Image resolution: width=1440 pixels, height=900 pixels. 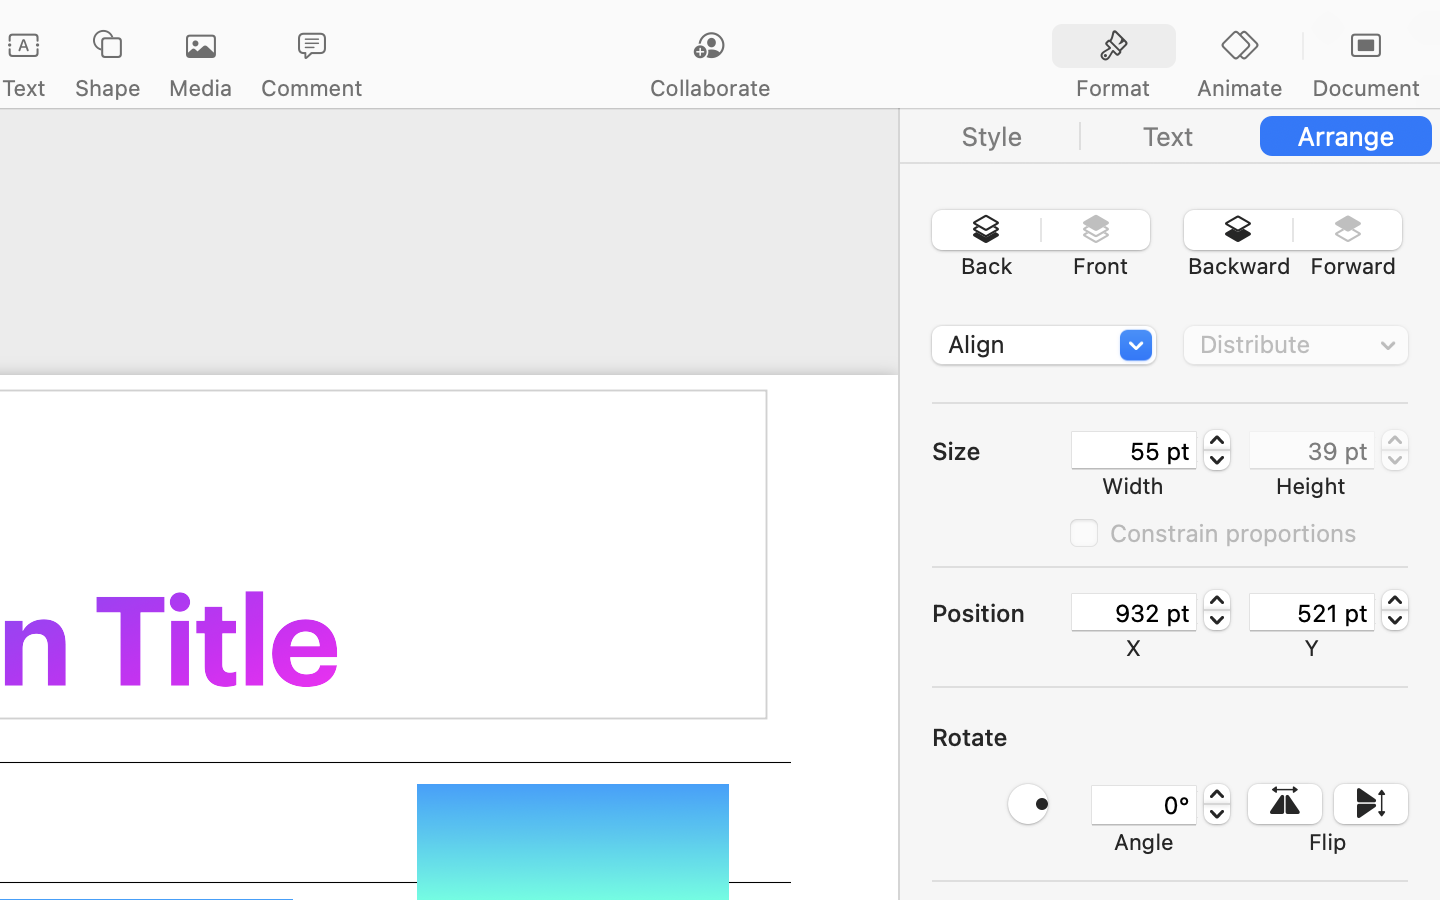 I want to click on '932 pt', so click(x=1133, y=612).